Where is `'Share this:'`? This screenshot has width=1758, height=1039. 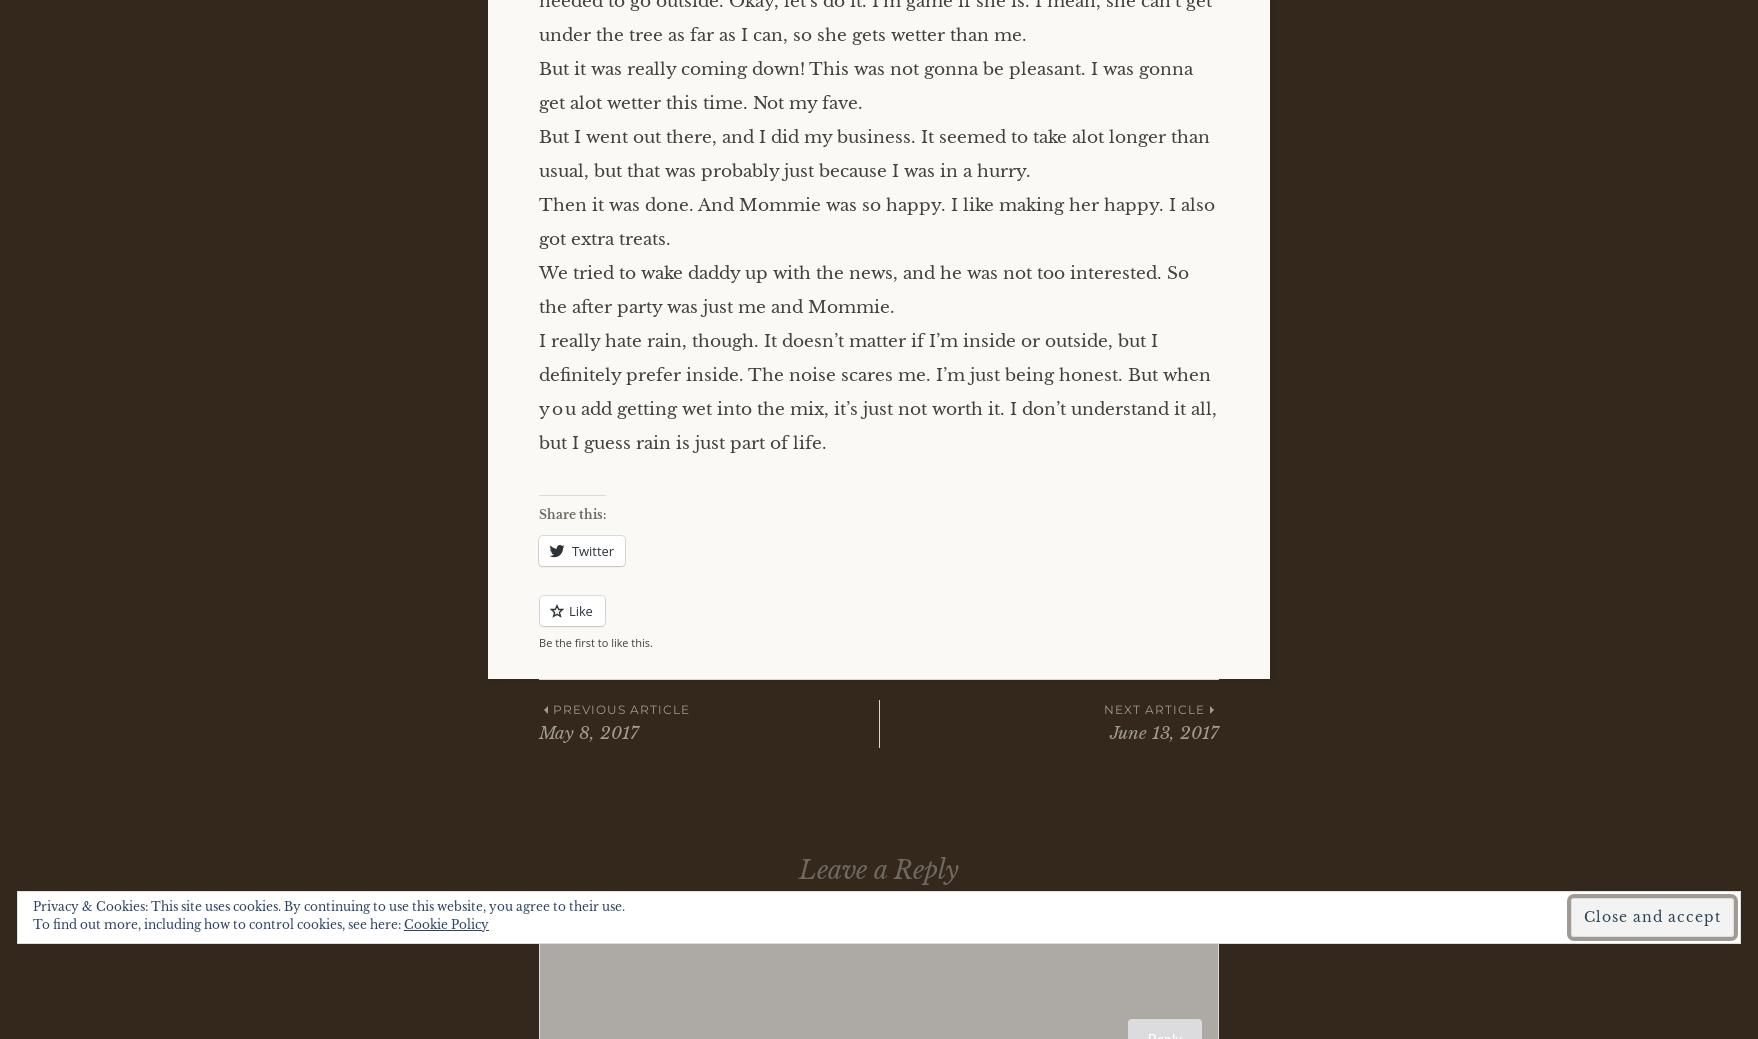 'Share this:' is located at coordinates (571, 512).